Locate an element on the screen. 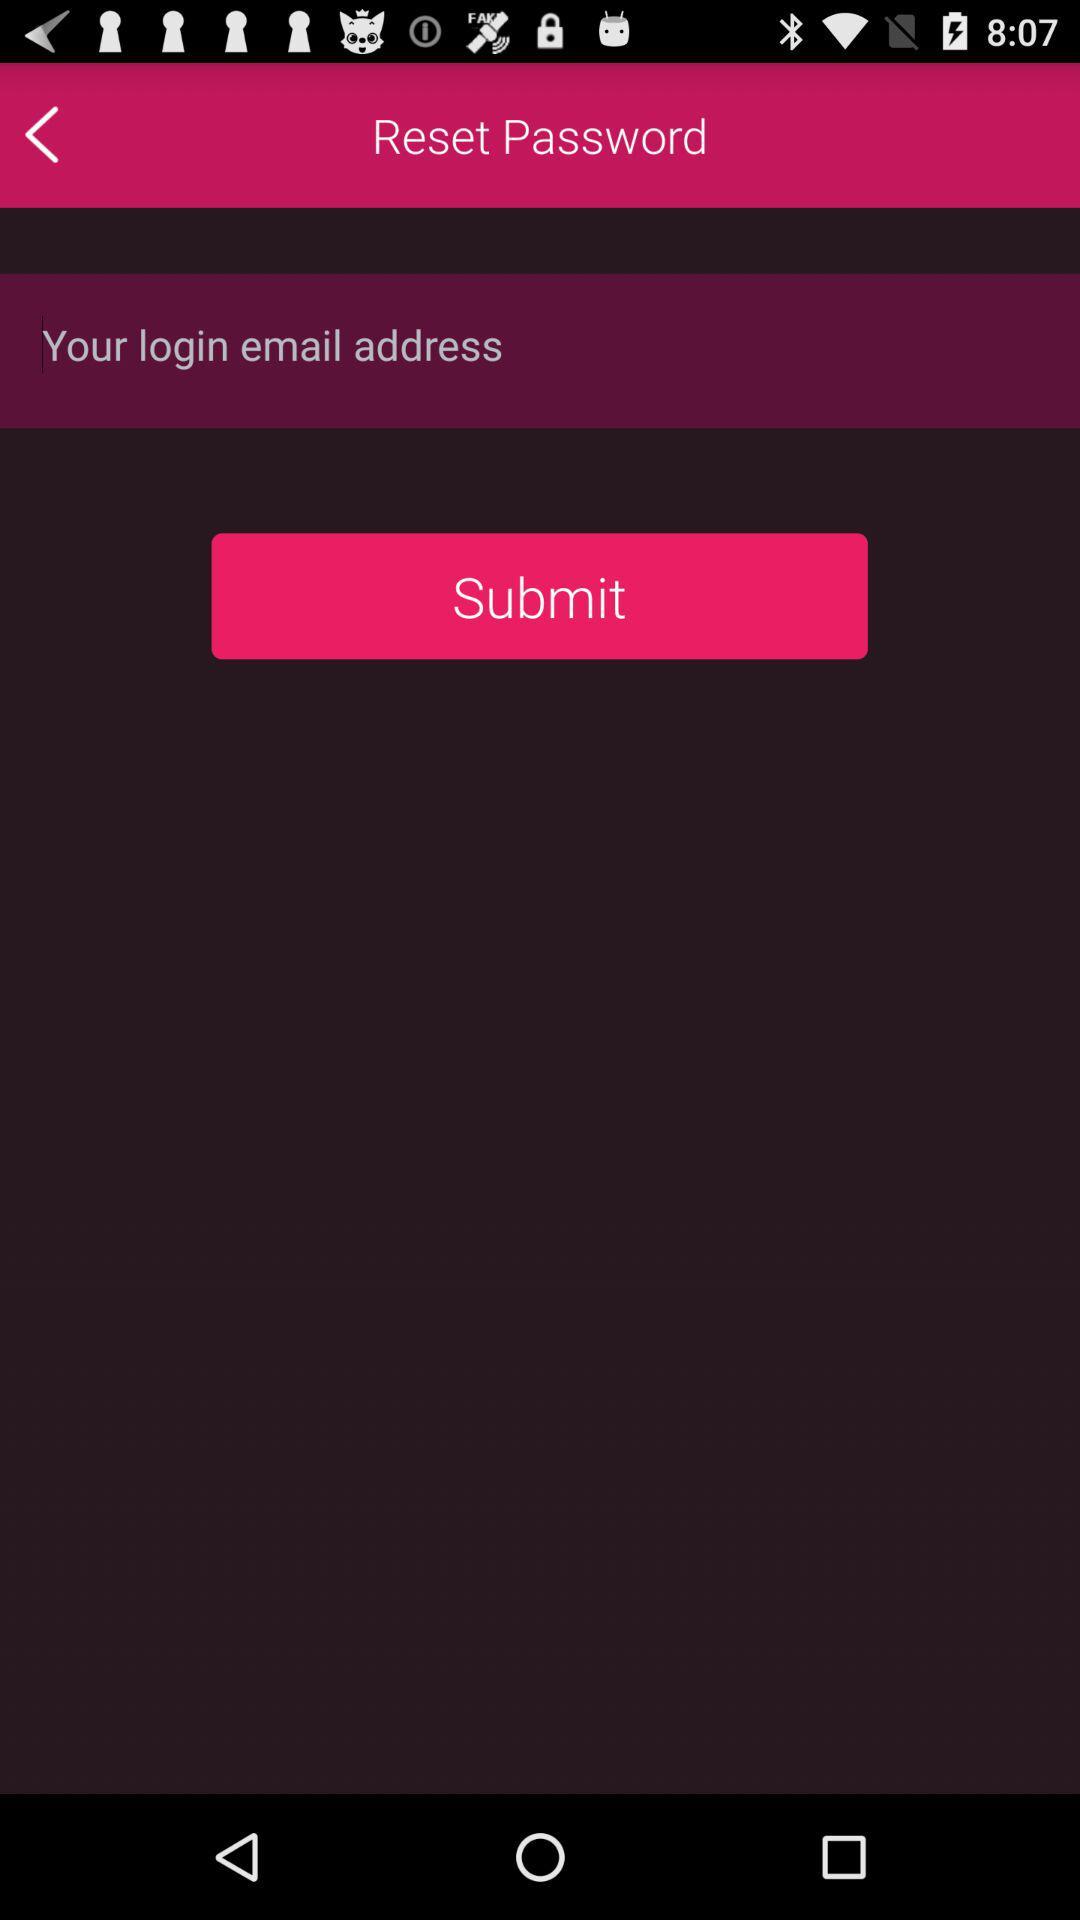 This screenshot has width=1080, height=1920. previous page is located at coordinates (83, 133).